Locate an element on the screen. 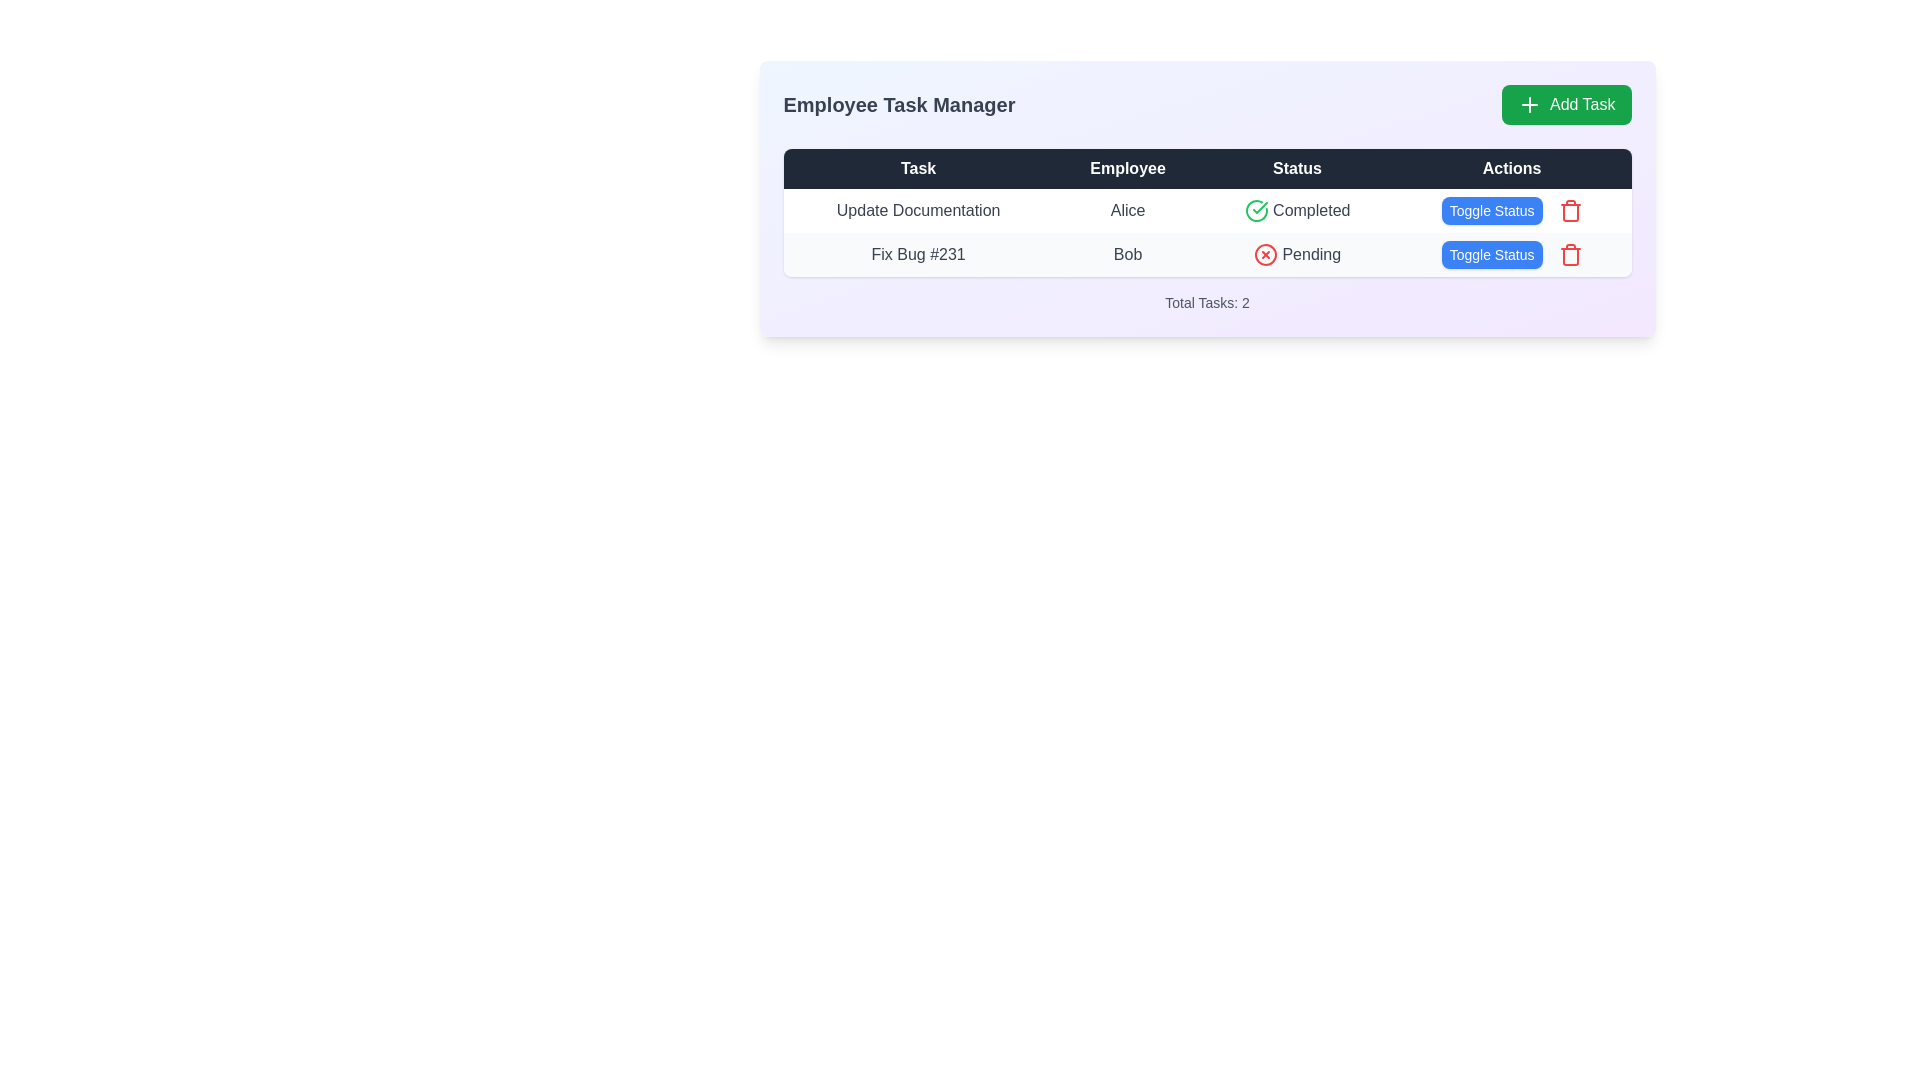 The image size is (1920, 1080). the Status indicator displaying 'Completed' with a green check icon, located in the third column of the first row under the 'Status' header is located at coordinates (1297, 211).